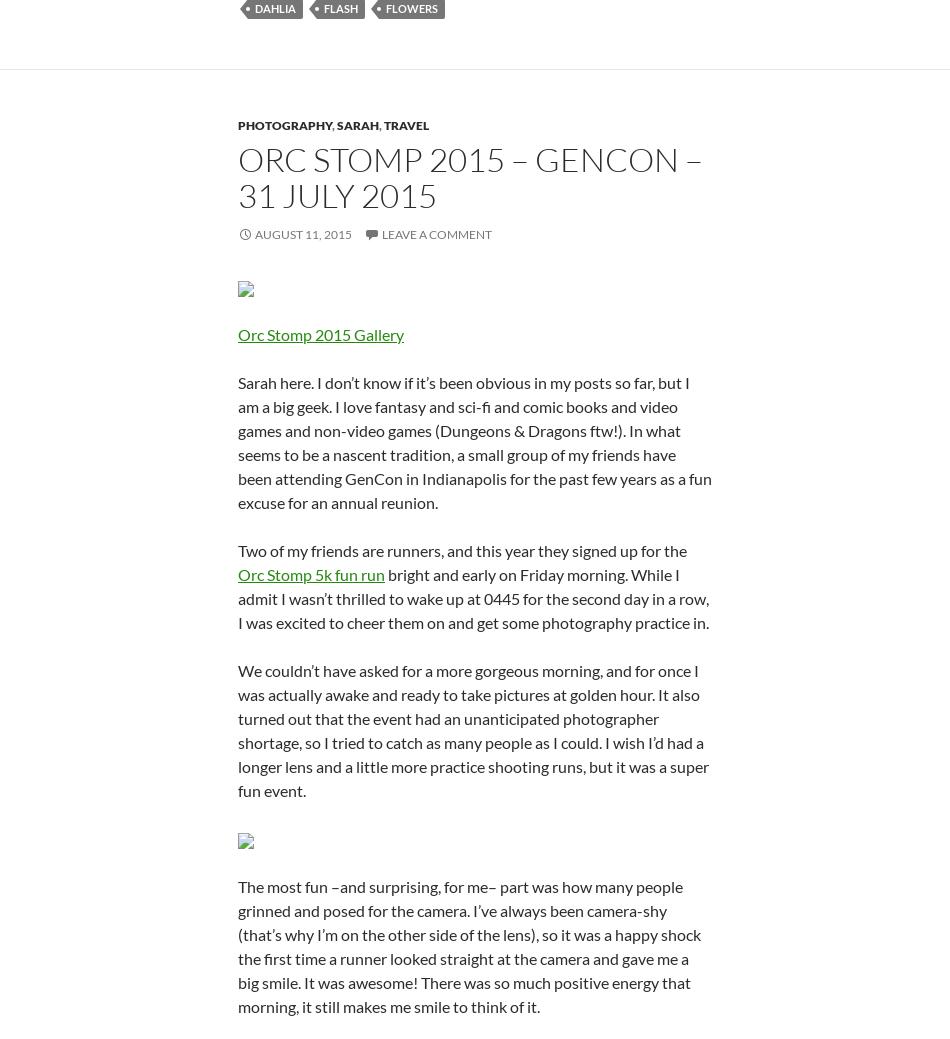  Describe the element at coordinates (468, 945) in the screenshot. I see `'The most fun –and surprising, for me– part was how many people grinned and posed for the camera.  I’ve always been camera-shy (that’s why I’m on the other side of the lens), so it was a happy shock the first time a runner looked straight at the camera and gave me a big smile.  It was awesome!  There was so much positive energy that morning, it still makes me smile to think of it.'` at that location.